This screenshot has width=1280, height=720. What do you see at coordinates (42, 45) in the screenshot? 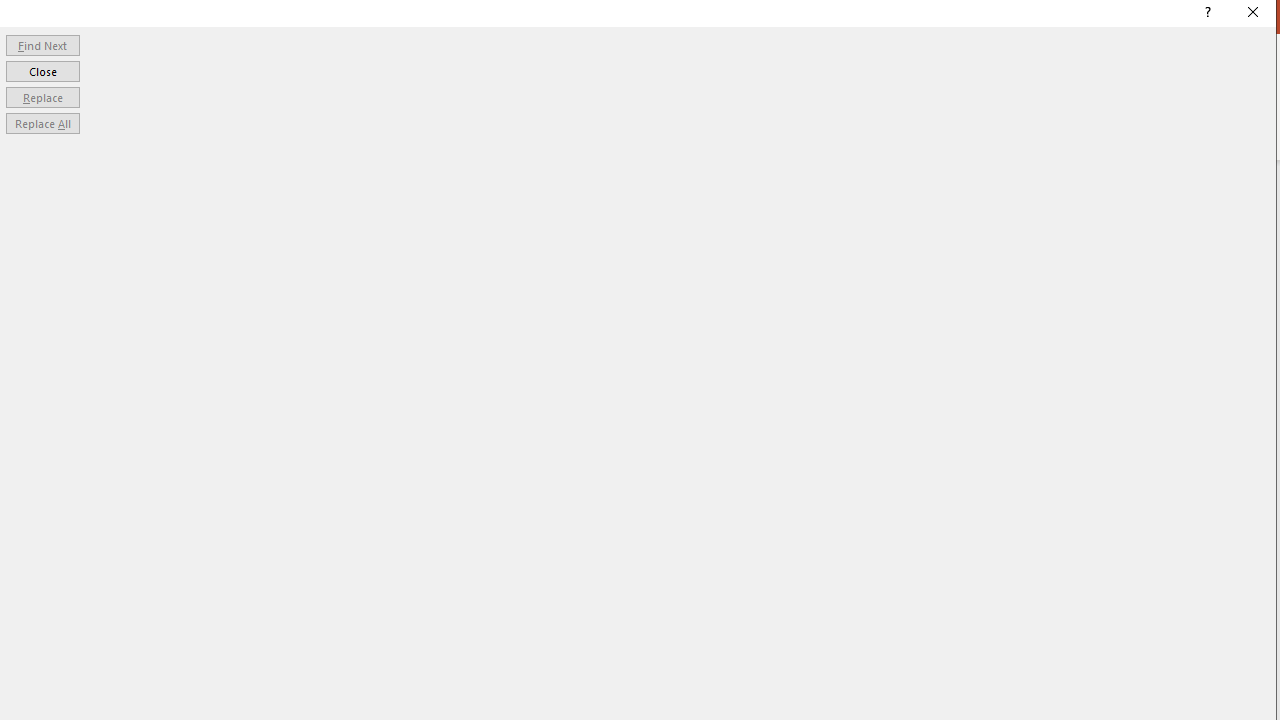
I see `'Find Next'` at bounding box center [42, 45].